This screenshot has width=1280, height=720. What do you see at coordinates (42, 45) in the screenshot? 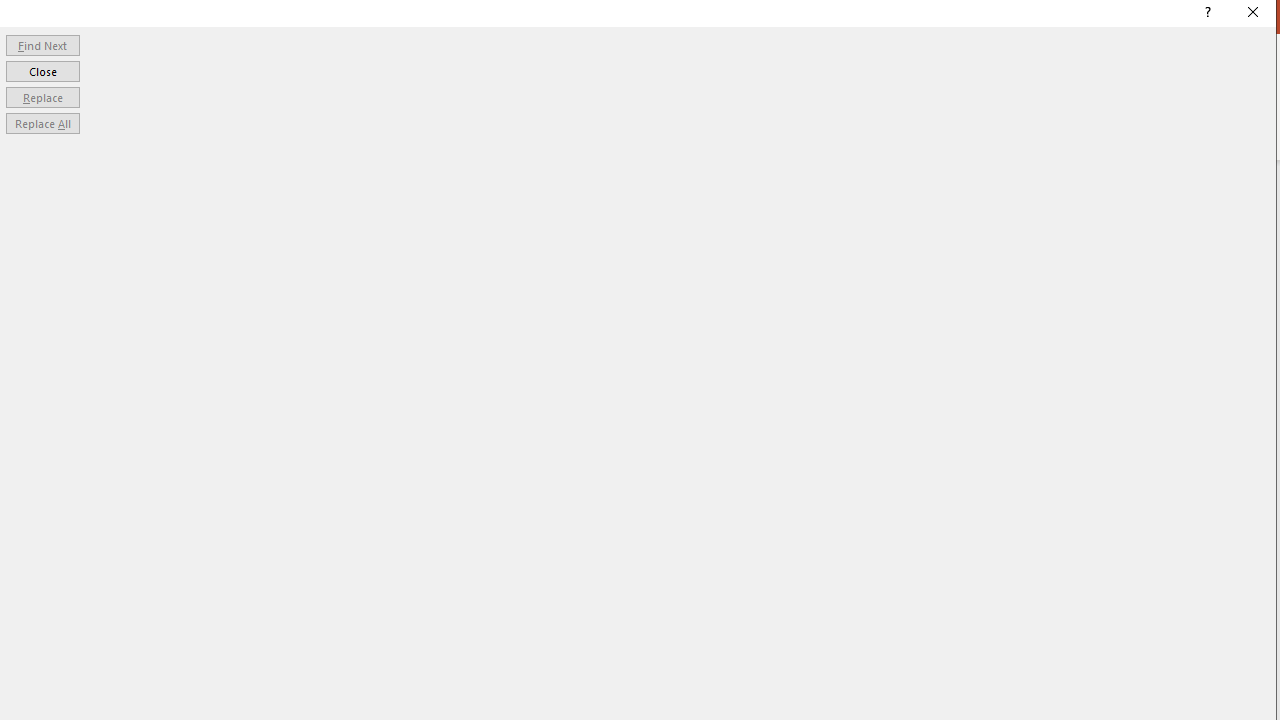
I see `'Find Next'` at bounding box center [42, 45].